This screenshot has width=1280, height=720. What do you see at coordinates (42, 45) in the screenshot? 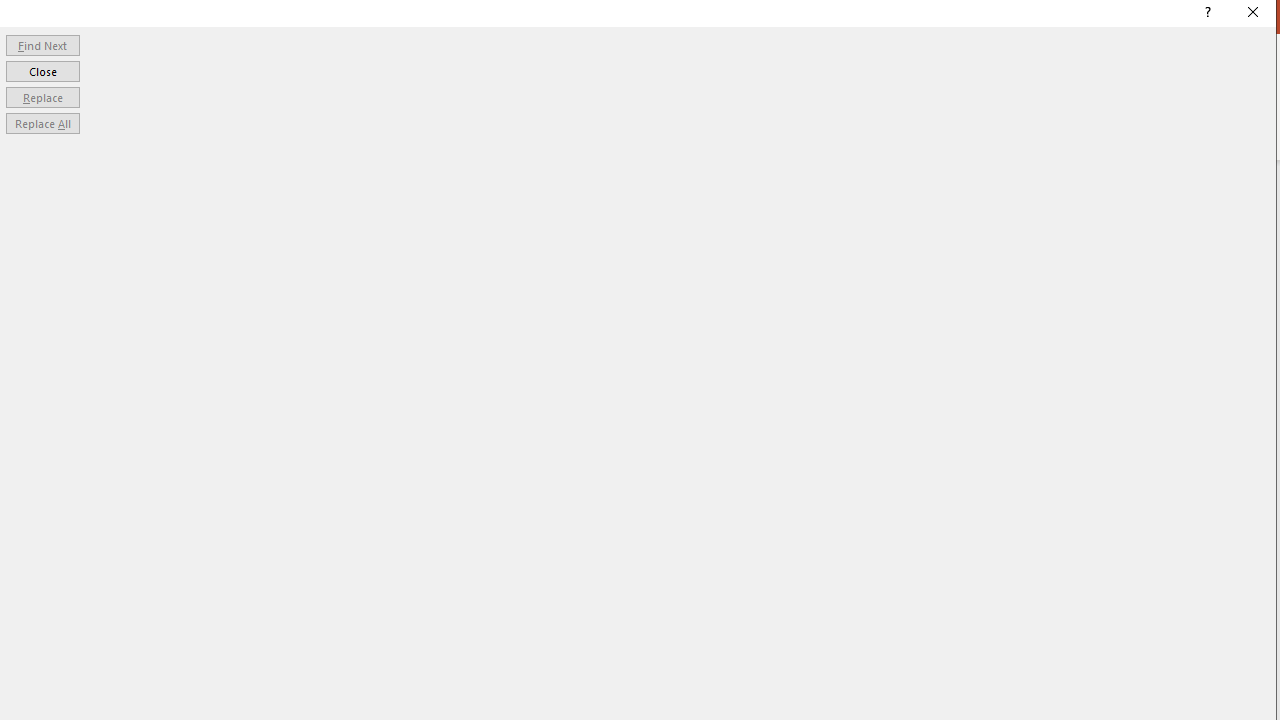
I see `'Find Next'` at bounding box center [42, 45].